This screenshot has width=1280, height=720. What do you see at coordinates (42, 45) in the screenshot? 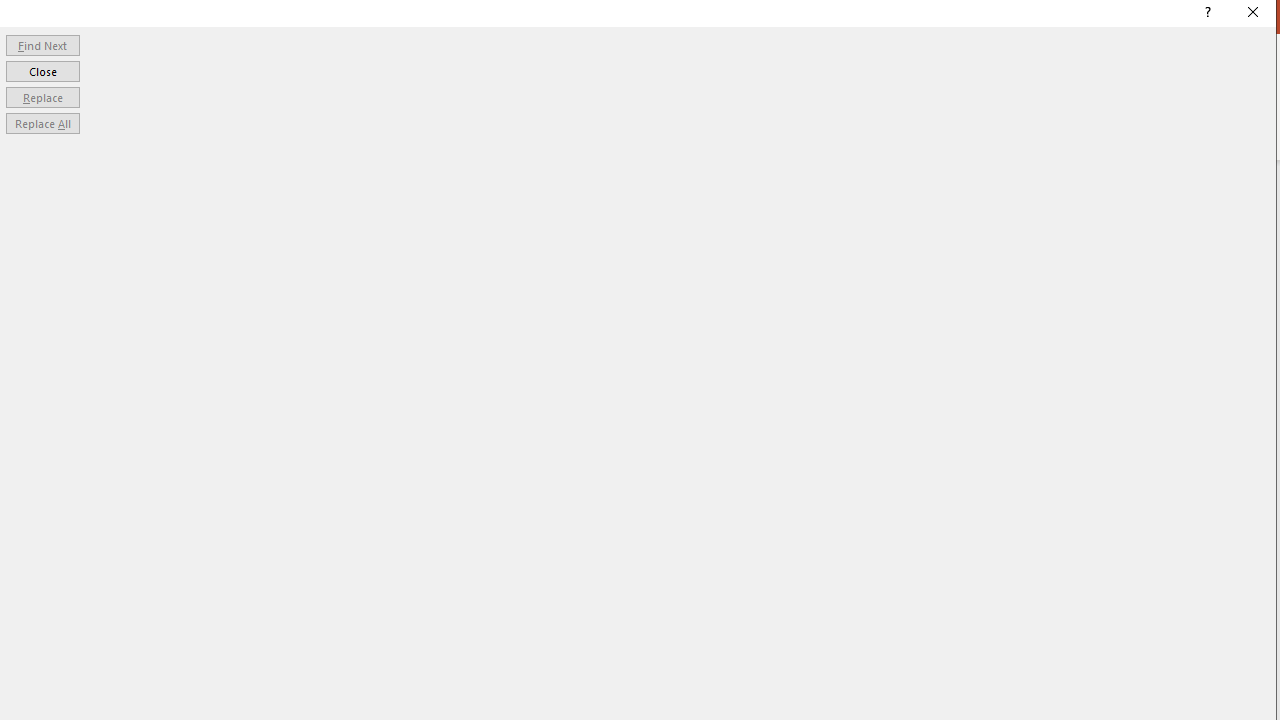
I see `'Find Next'` at bounding box center [42, 45].